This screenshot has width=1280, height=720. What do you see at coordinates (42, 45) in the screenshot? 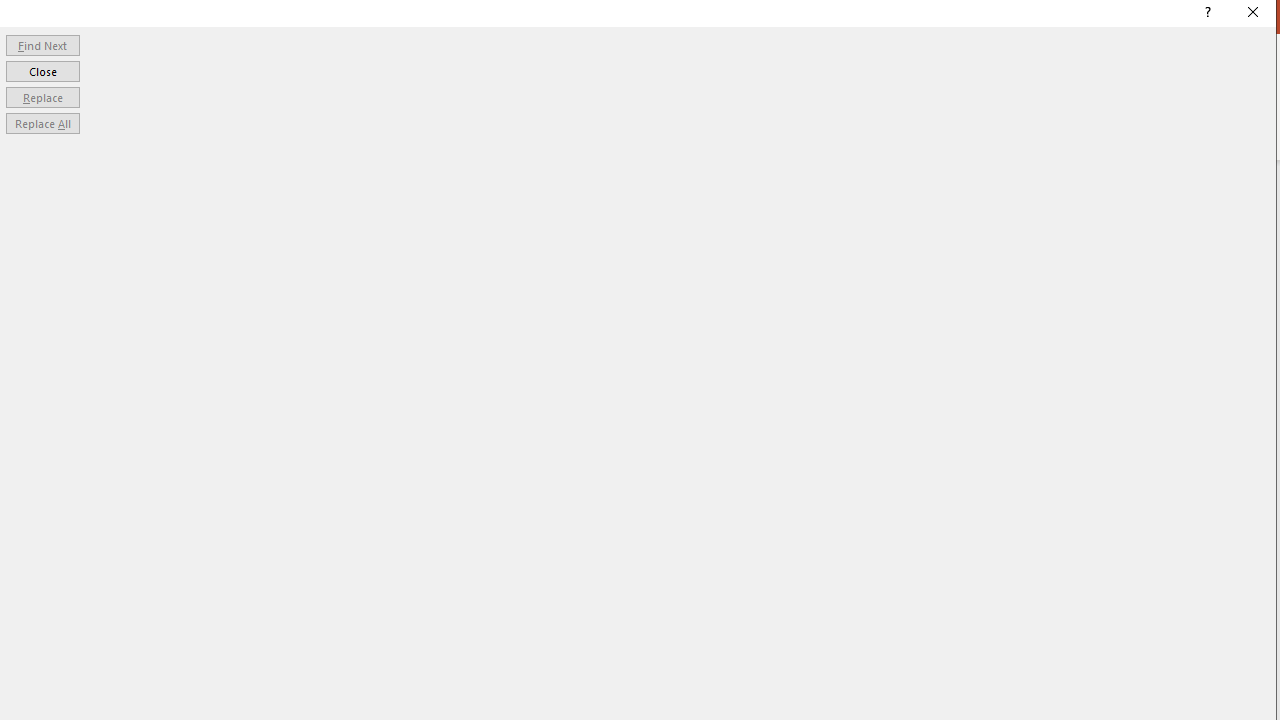
I see `'Find Next'` at bounding box center [42, 45].